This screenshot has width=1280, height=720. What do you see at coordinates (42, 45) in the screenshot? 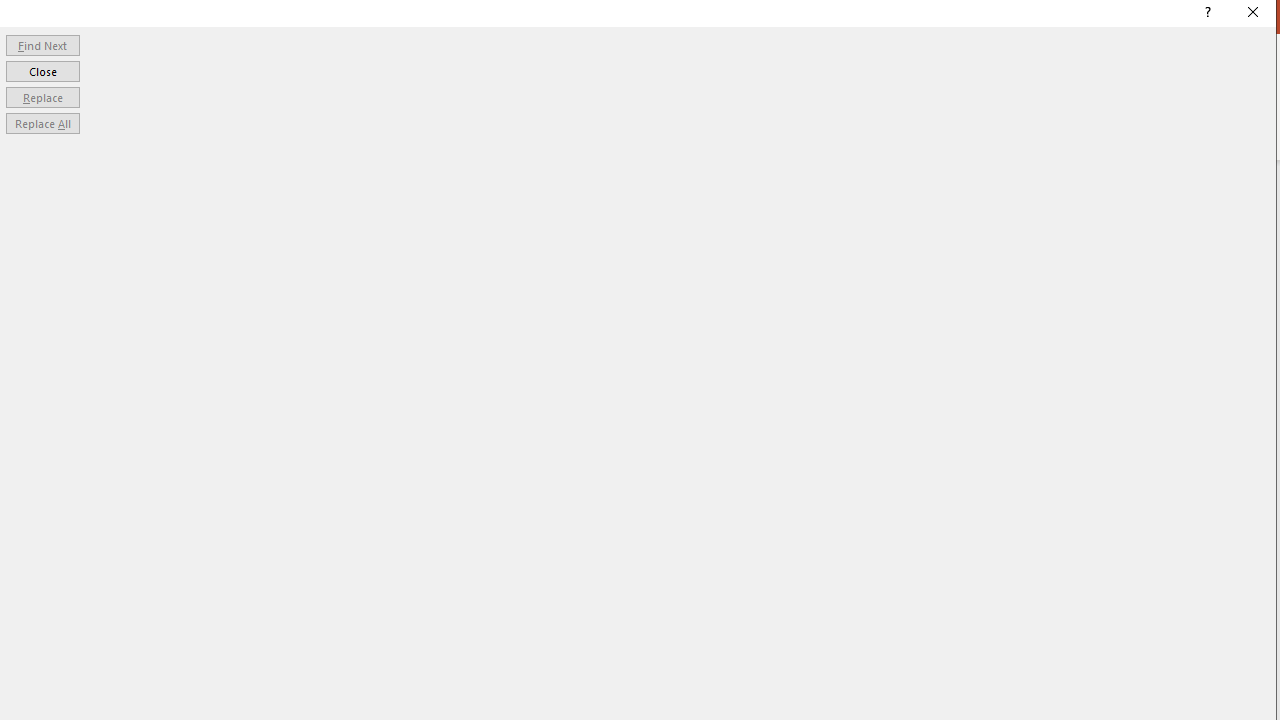
I see `'Find Next'` at bounding box center [42, 45].